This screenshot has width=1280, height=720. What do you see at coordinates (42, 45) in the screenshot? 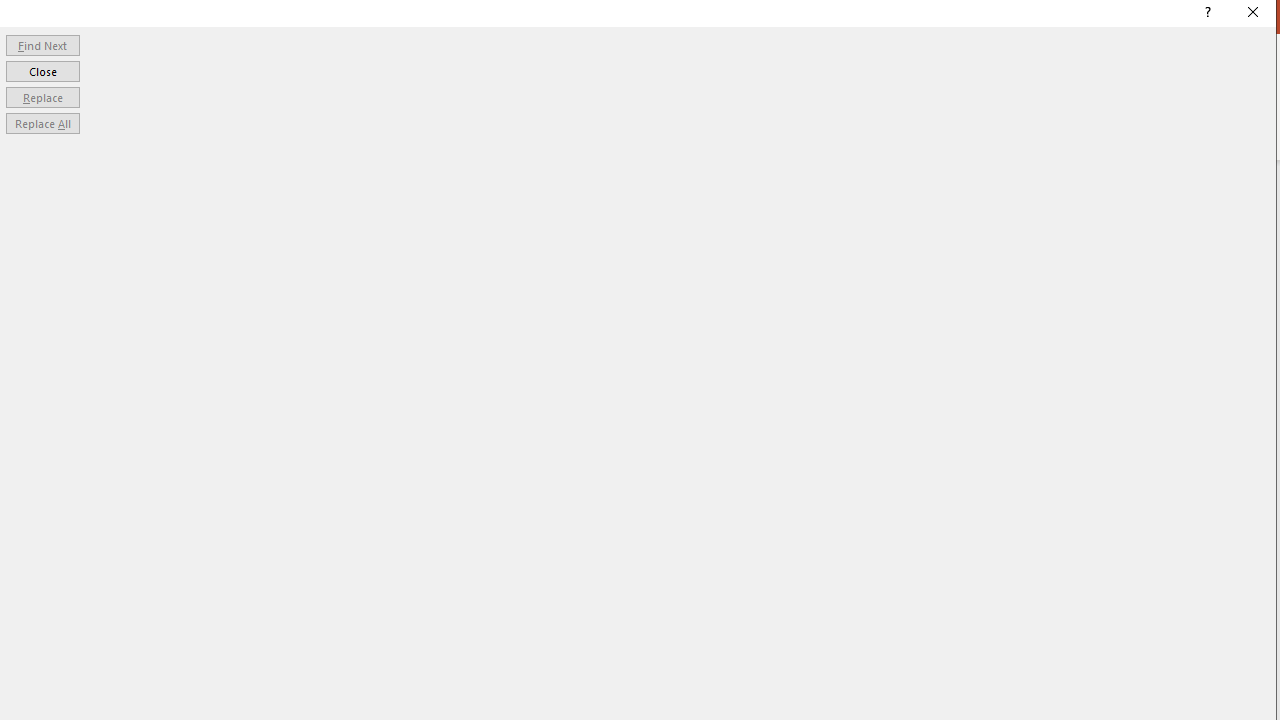
I see `'Find Next'` at bounding box center [42, 45].